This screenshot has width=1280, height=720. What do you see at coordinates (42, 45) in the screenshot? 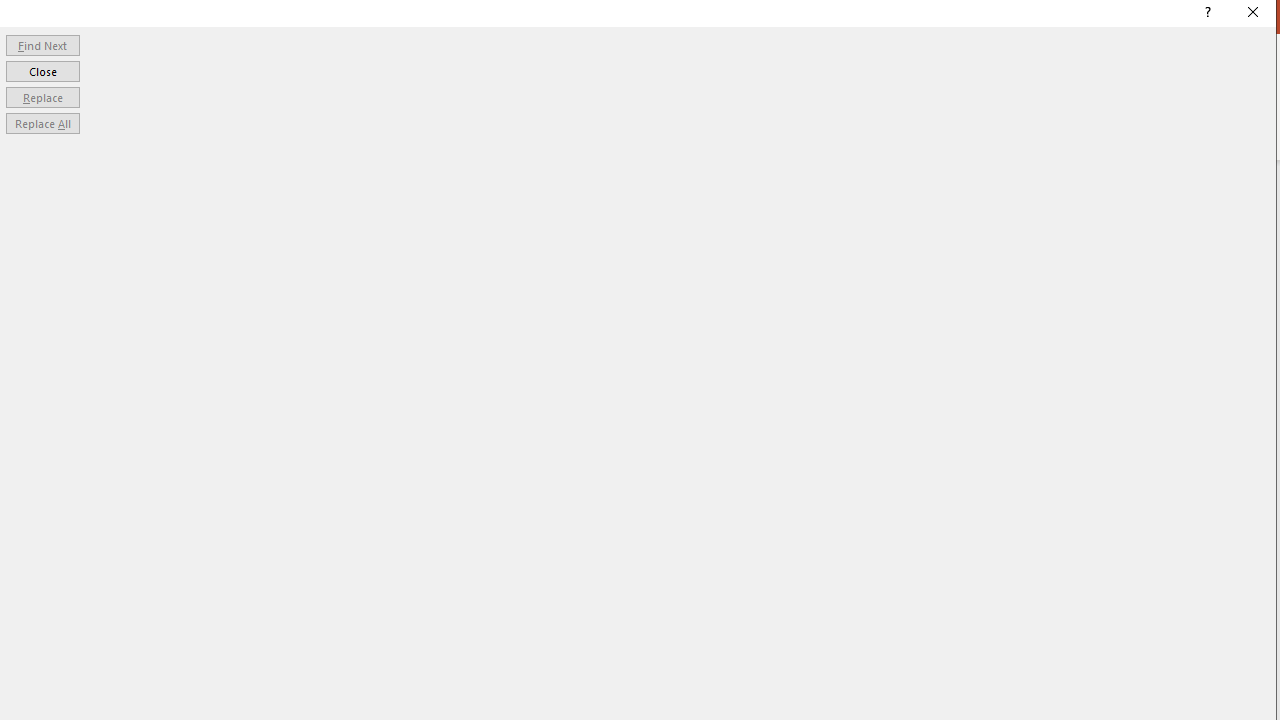
I see `'Find Next'` at bounding box center [42, 45].